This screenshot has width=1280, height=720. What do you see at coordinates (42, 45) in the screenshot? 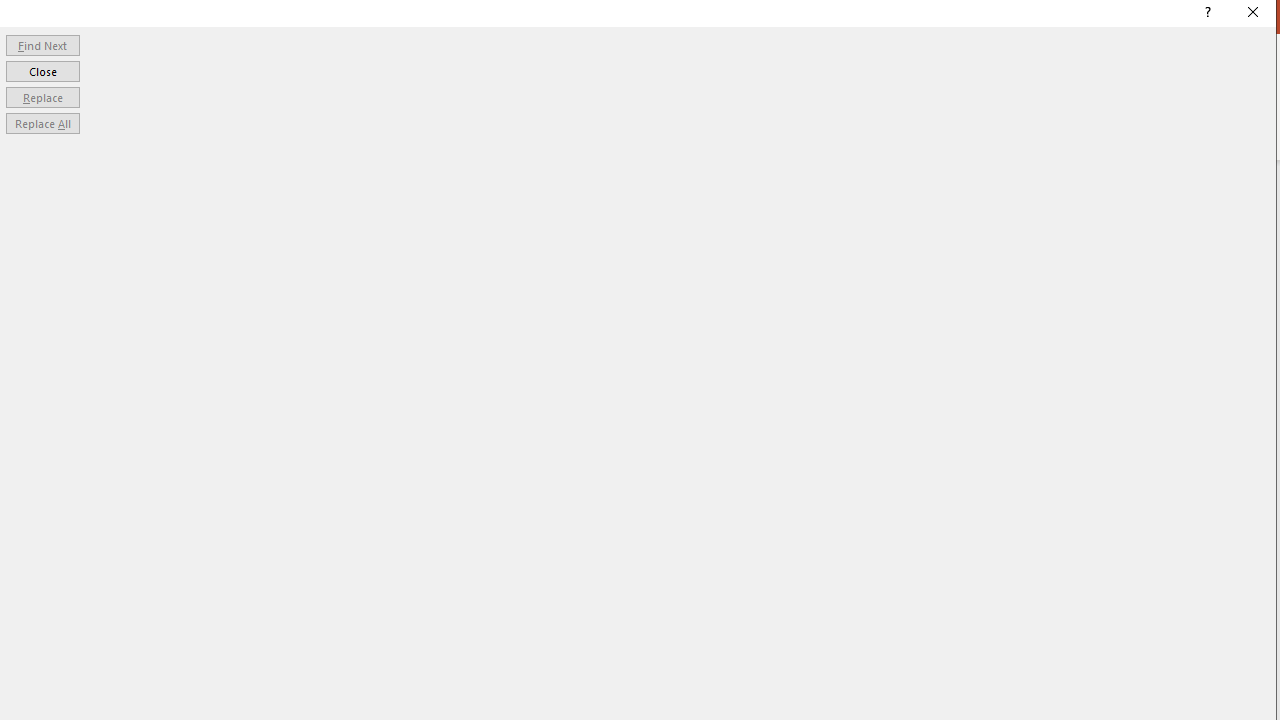
I see `'Find Next'` at bounding box center [42, 45].